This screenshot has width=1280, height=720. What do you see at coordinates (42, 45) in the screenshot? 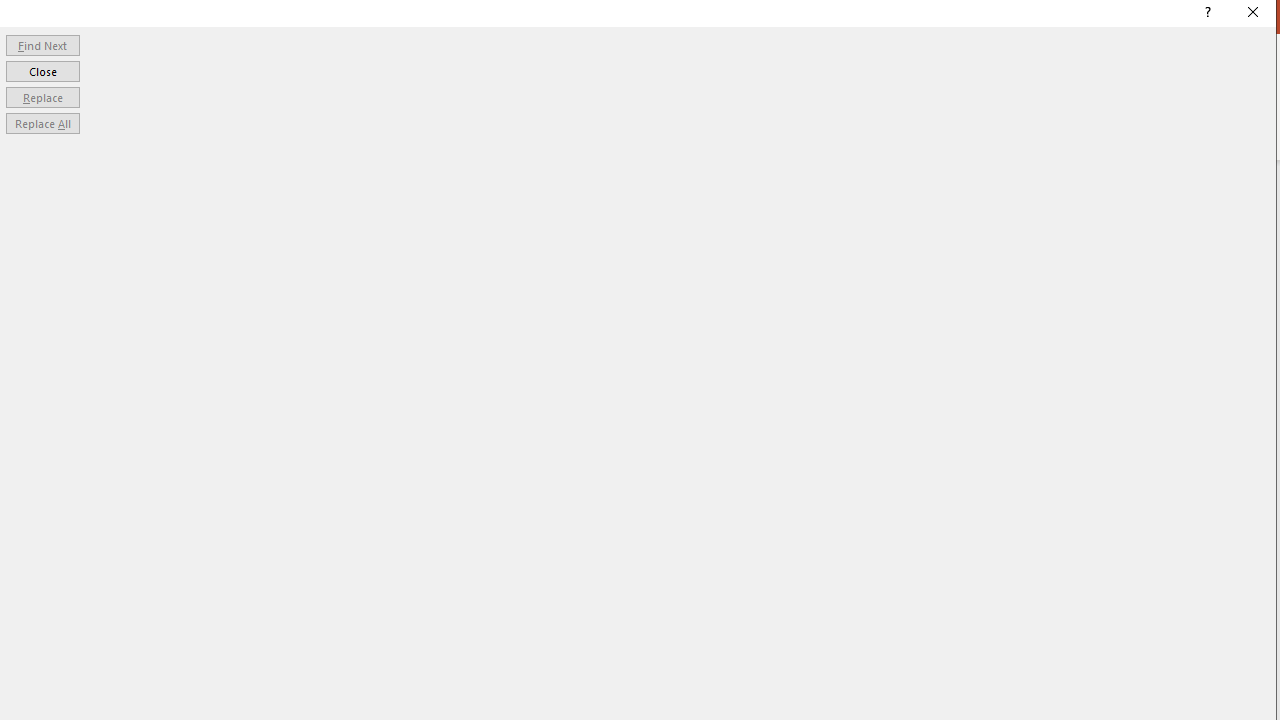
I see `'Find Next'` at bounding box center [42, 45].